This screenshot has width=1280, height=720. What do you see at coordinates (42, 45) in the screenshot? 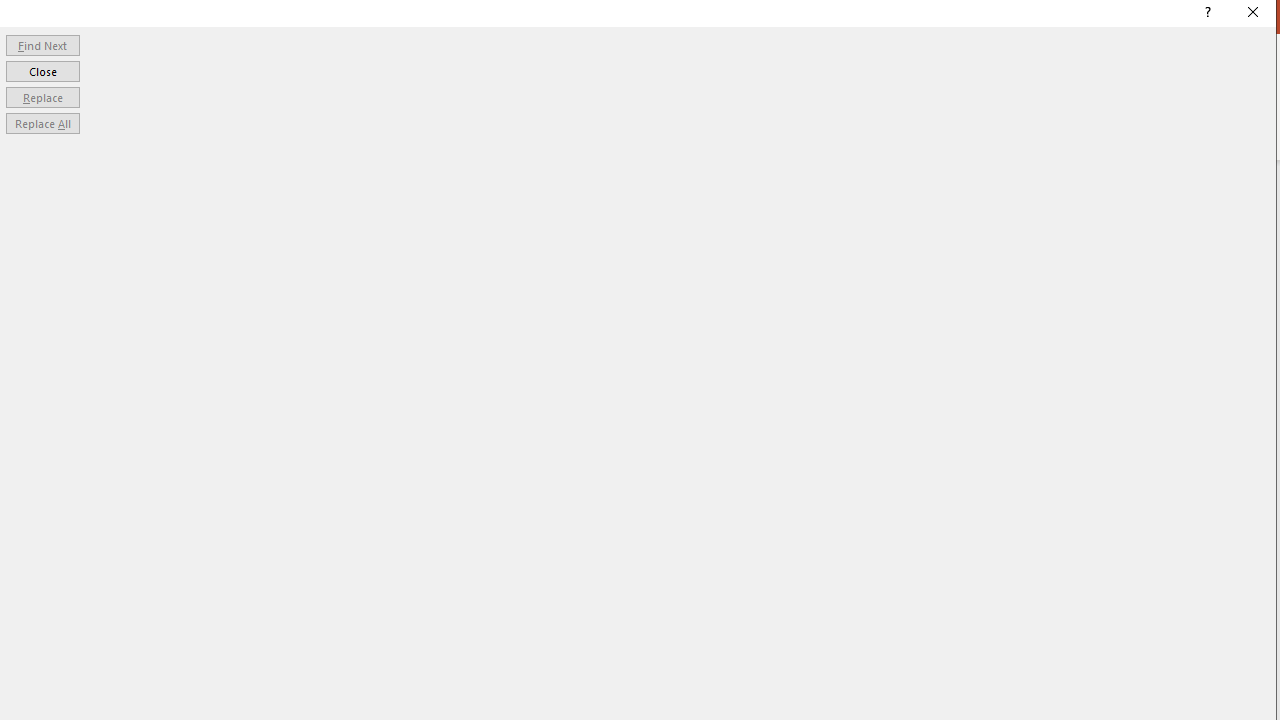
I see `'Find Next'` at bounding box center [42, 45].